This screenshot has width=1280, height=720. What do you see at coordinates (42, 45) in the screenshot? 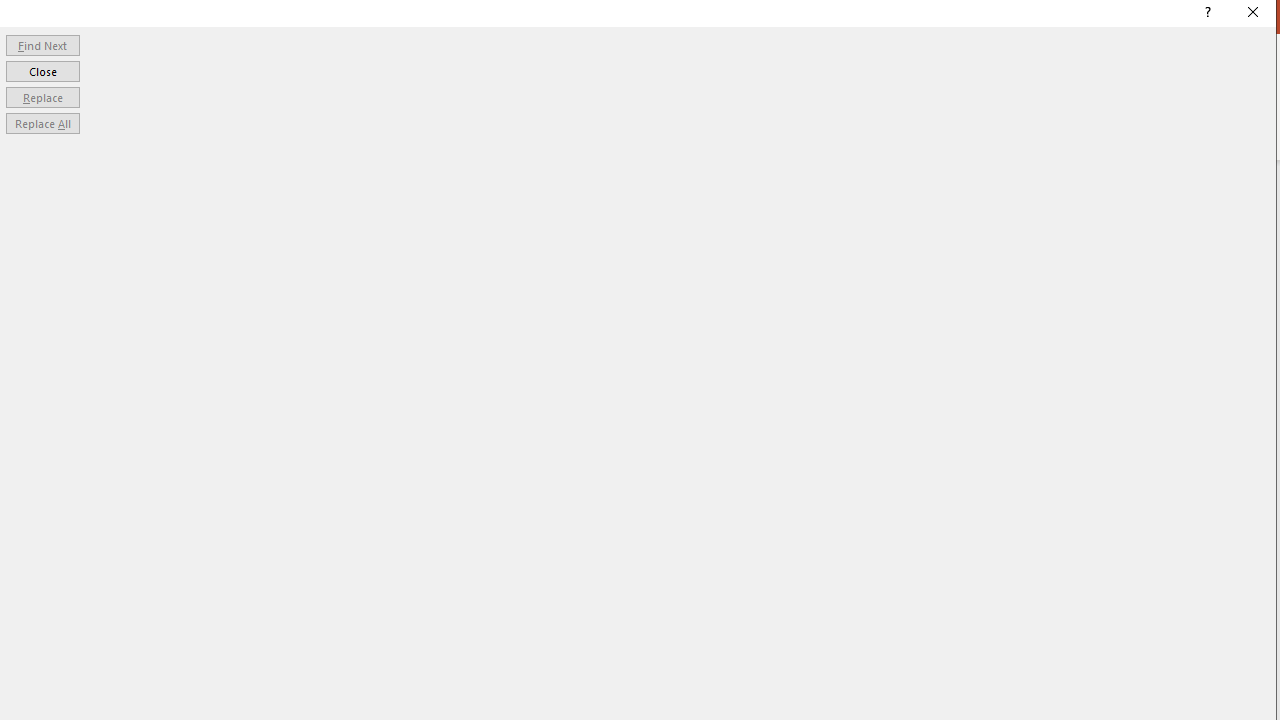
I see `'Find Next'` at bounding box center [42, 45].